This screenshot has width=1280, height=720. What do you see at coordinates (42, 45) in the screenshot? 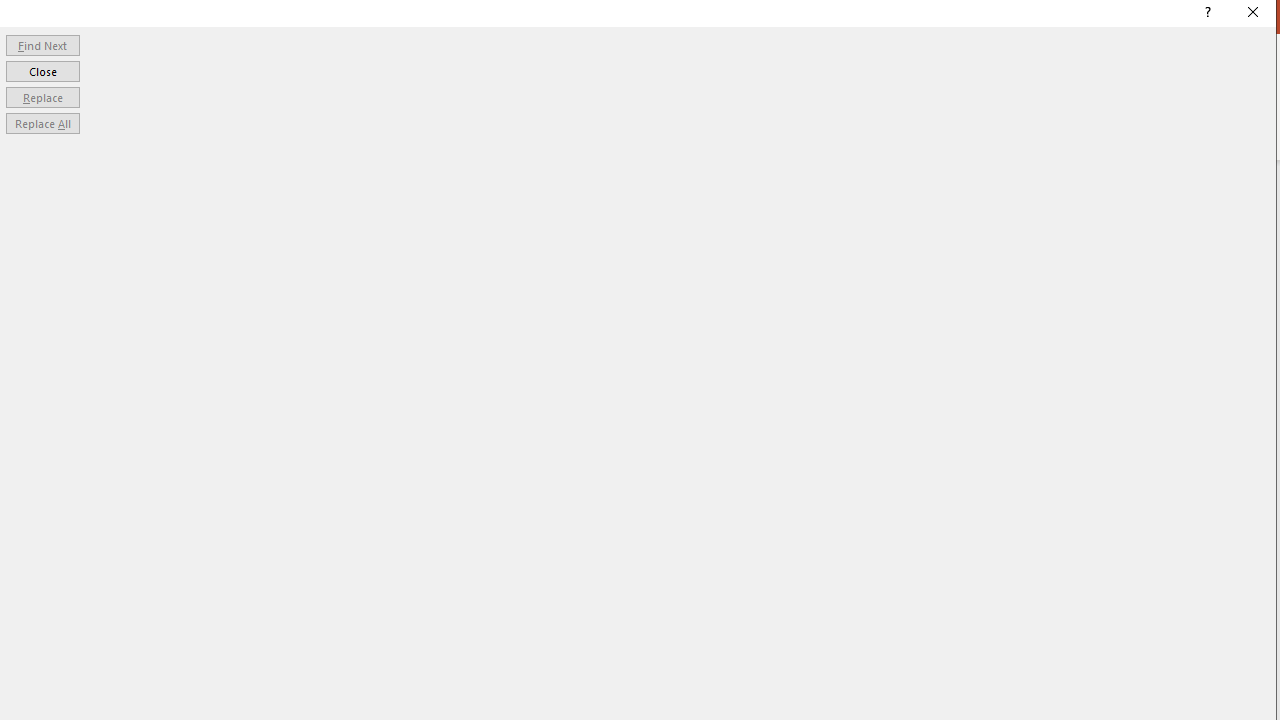
I see `'Find Next'` at bounding box center [42, 45].